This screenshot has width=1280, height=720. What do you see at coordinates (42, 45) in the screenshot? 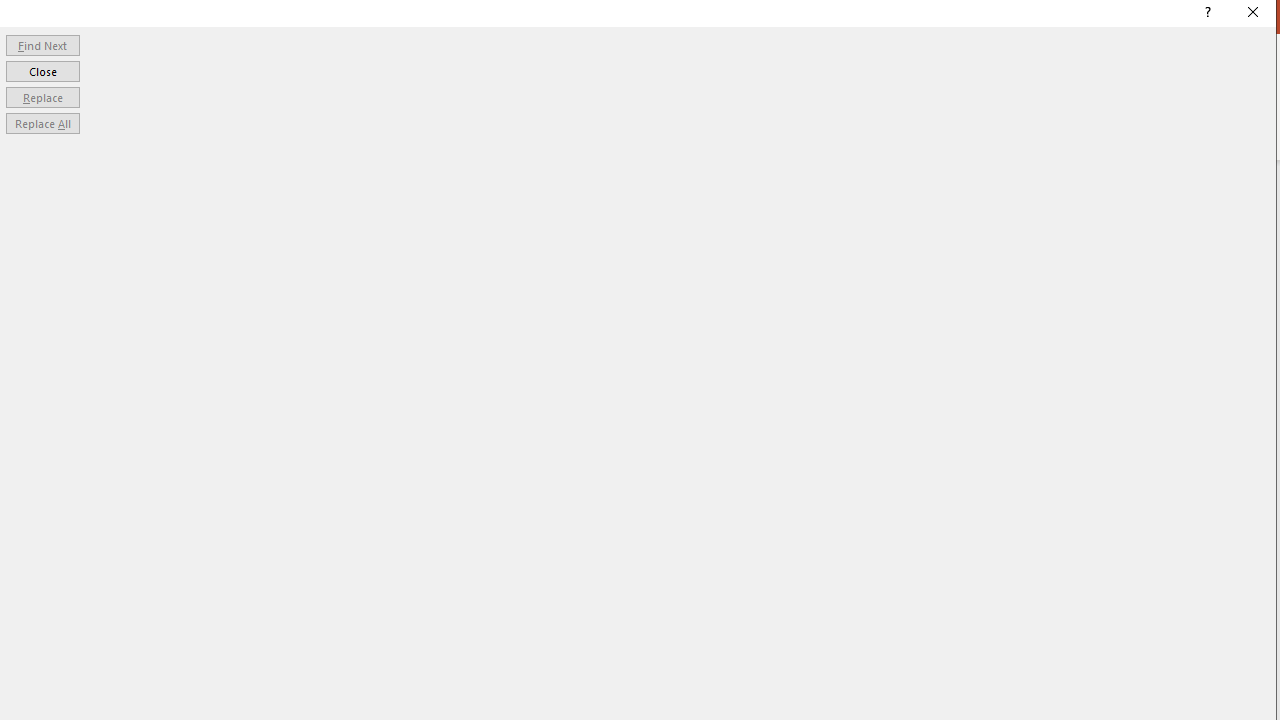
I see `'Find Next'` at bounding box center [42, 45].